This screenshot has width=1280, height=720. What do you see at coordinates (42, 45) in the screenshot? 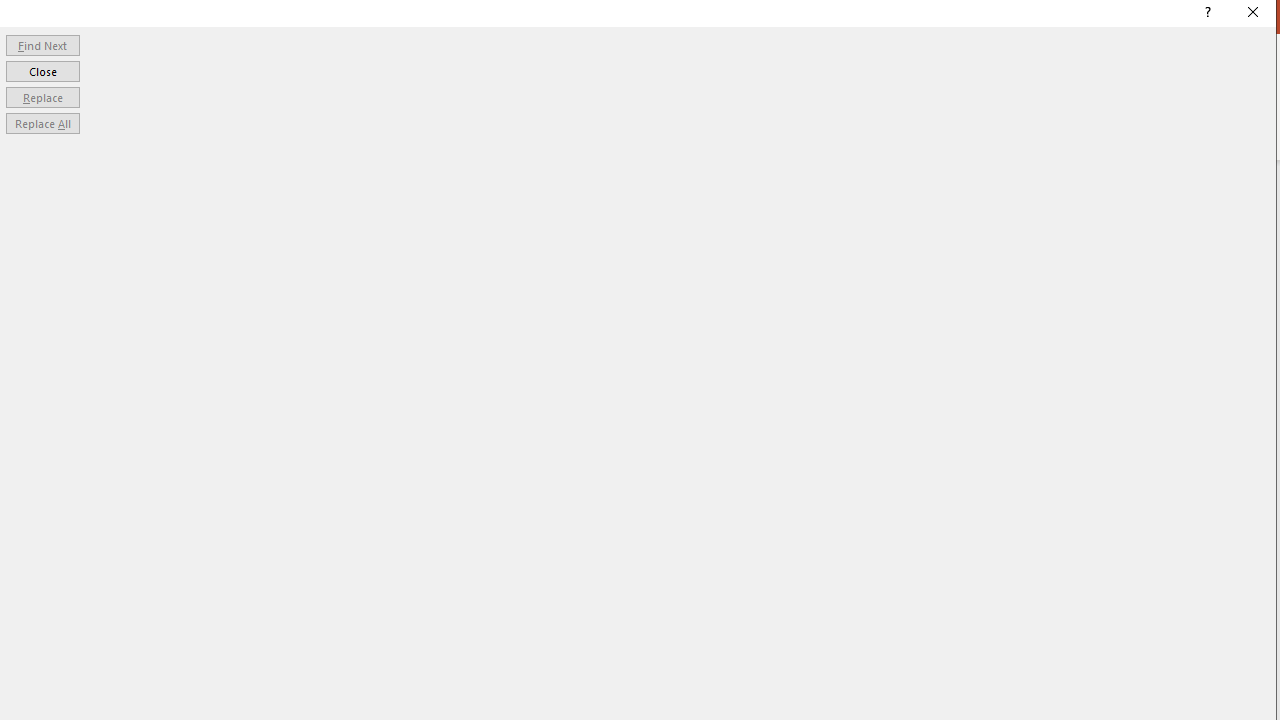
I see `'Find Next'` at bounding box center [42, 45].